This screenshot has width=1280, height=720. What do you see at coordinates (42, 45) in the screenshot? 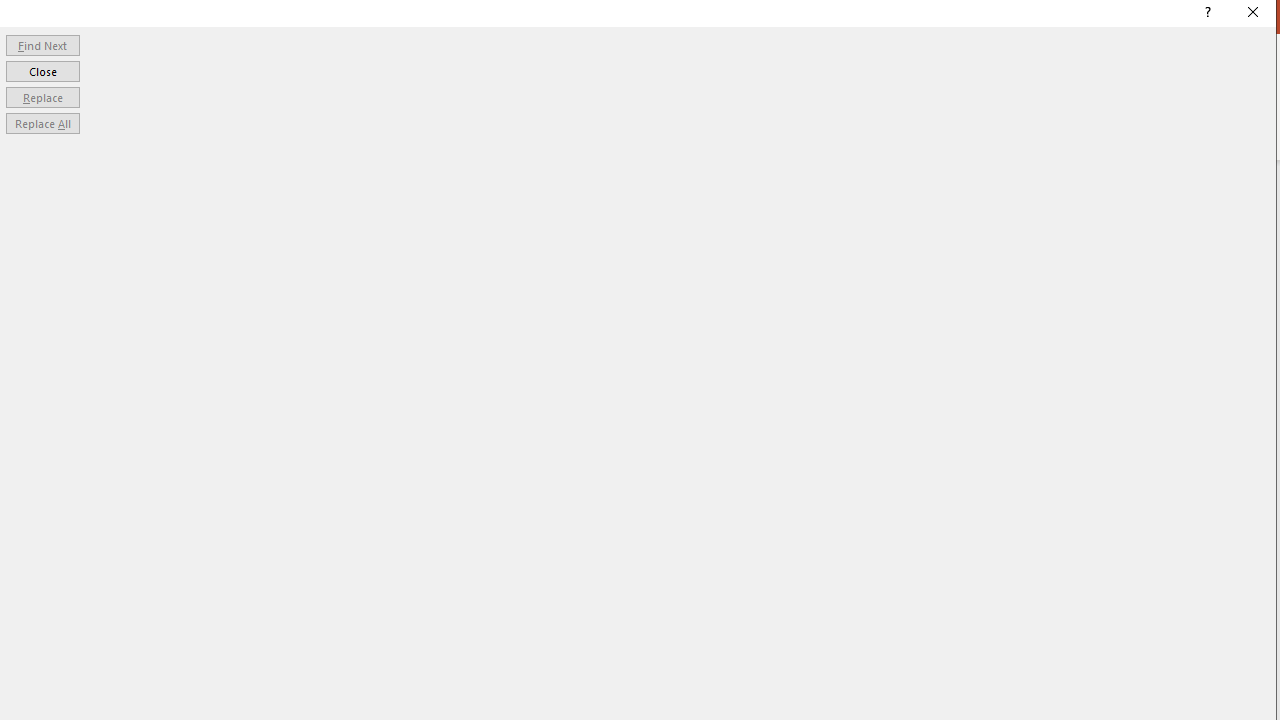
I see `'Find Next'` at bounding box center [42, 45].